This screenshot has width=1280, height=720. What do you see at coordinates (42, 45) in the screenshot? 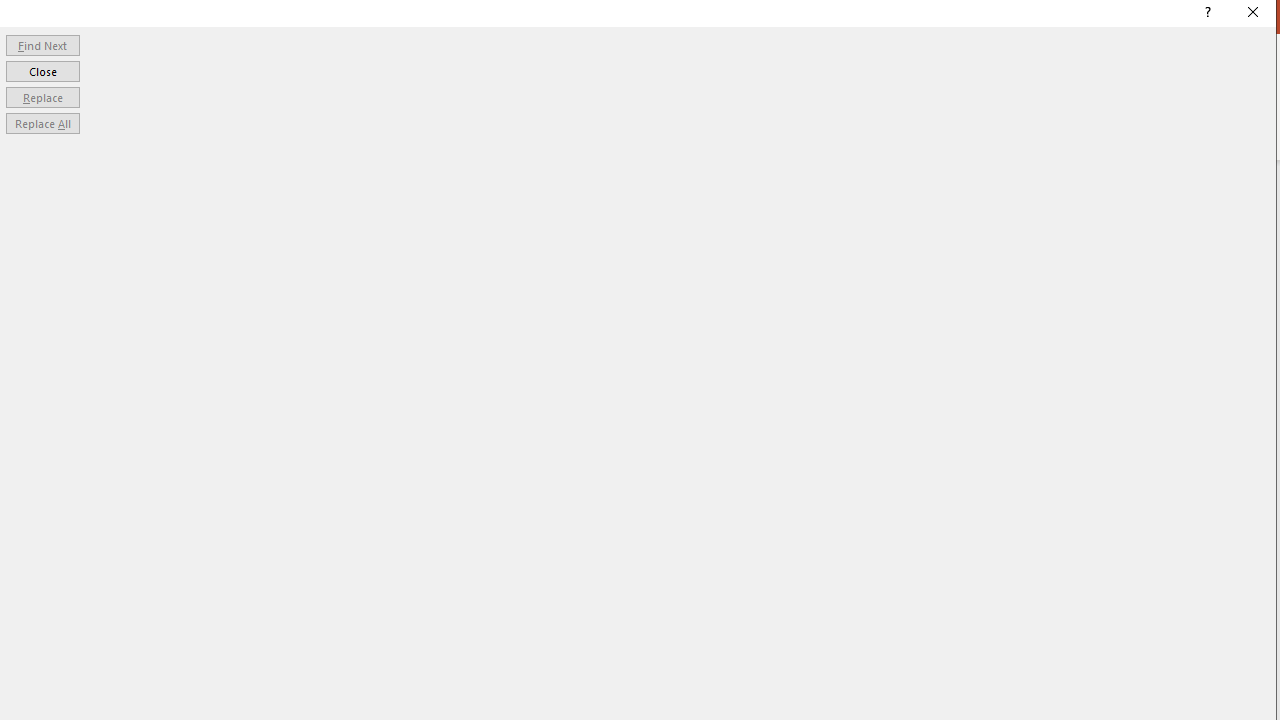
I see `'Find Next'` at bounding box center [42, 45].